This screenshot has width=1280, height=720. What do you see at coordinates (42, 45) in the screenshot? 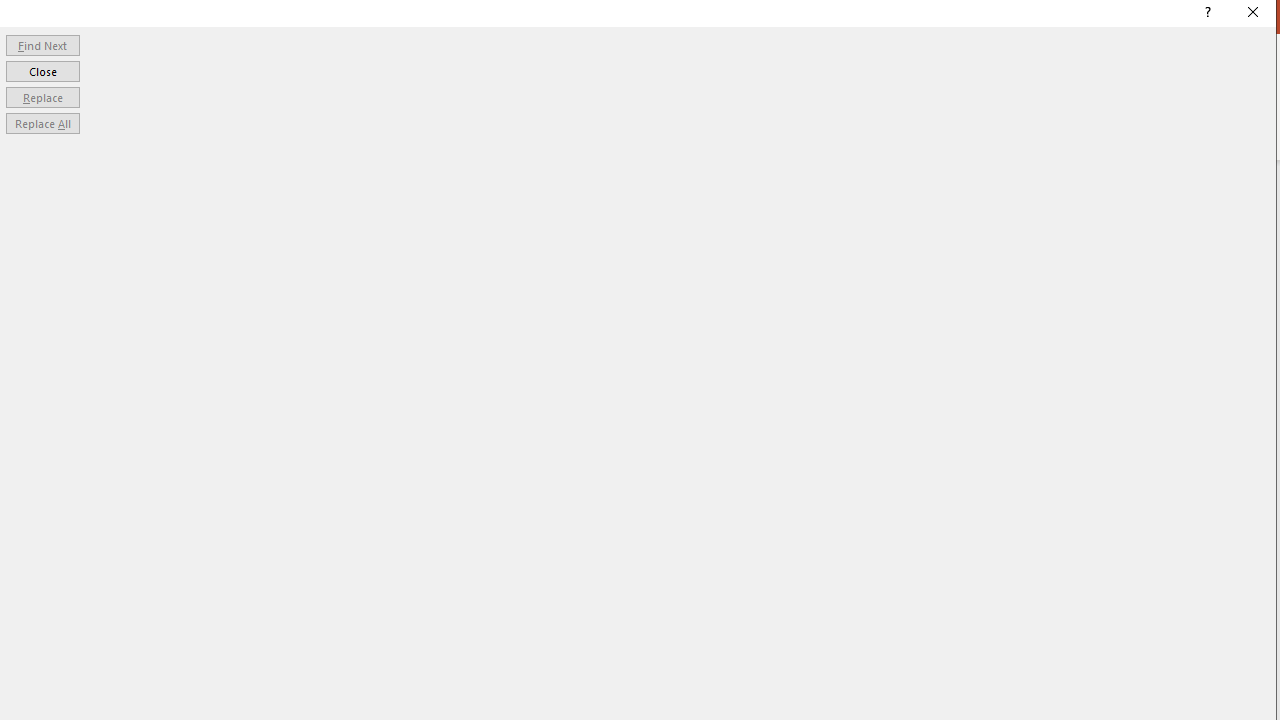
I see `'Find Next'` at bounding box center [42, 45].